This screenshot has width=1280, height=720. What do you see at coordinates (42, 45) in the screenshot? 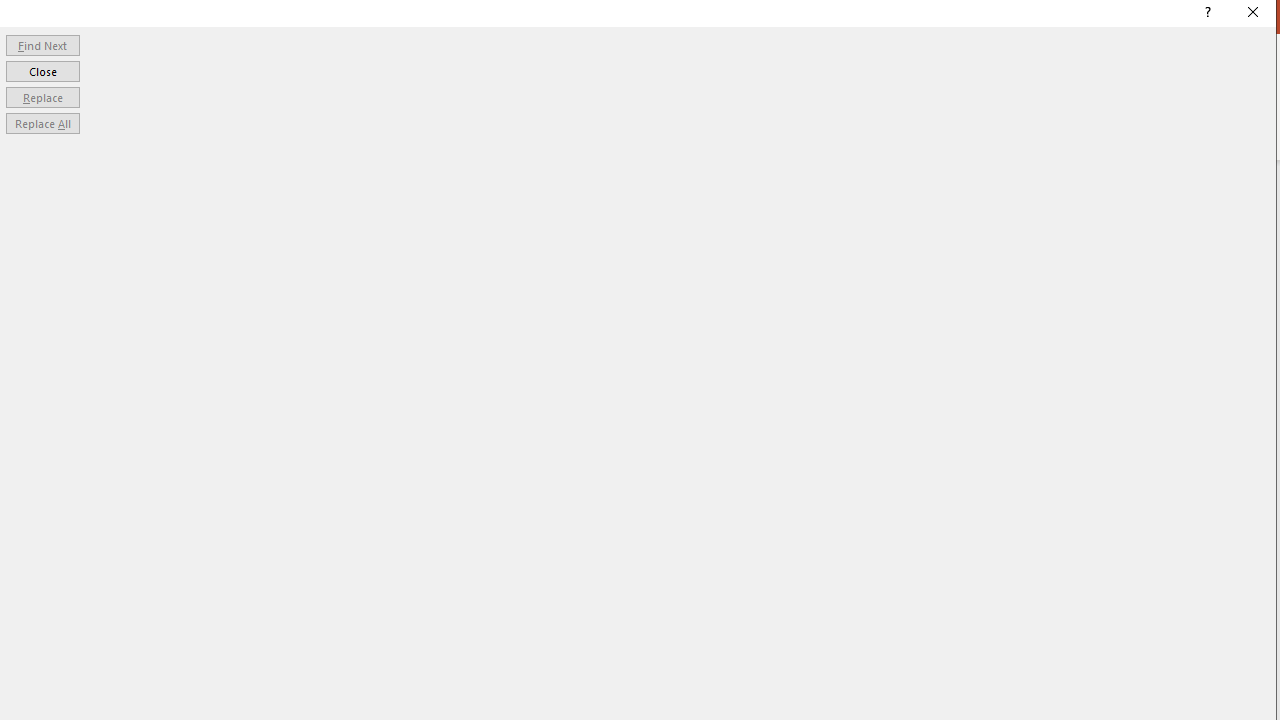
I see `'Find Next'` at bounding box center [42, 45].